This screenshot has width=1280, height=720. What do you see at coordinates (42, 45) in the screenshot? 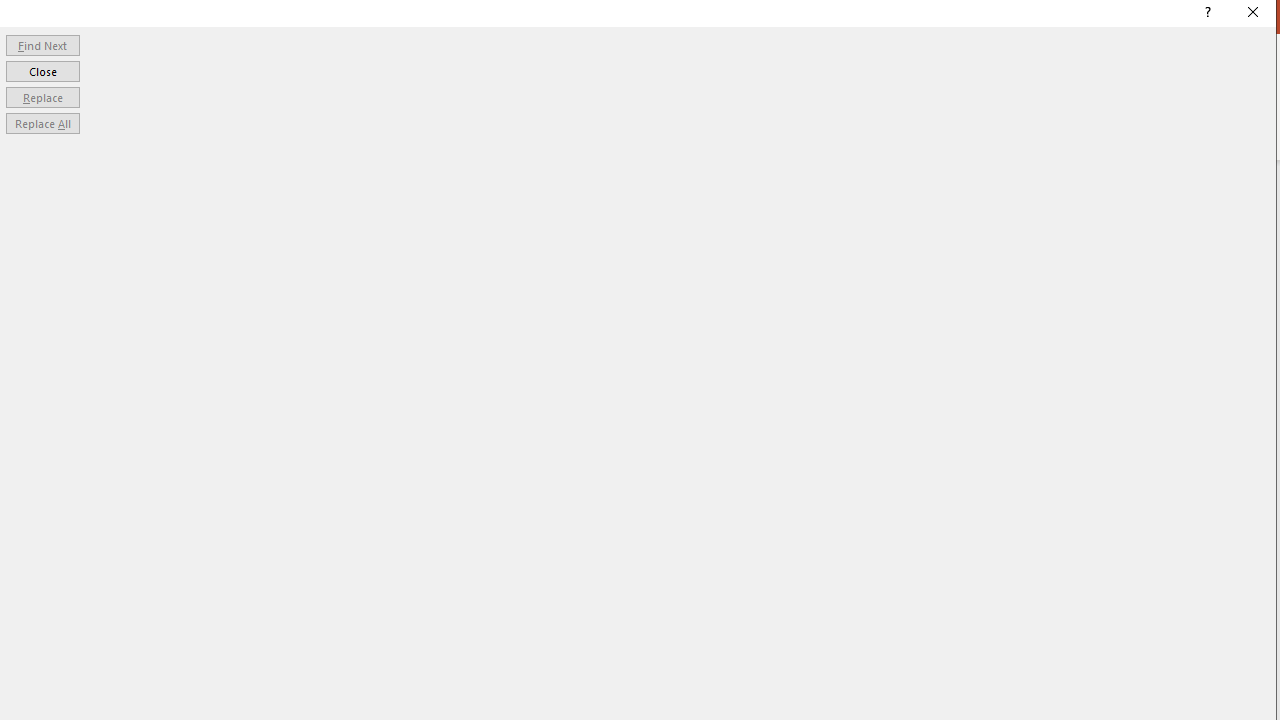
I see `'Find Next'` at bounding box center [42, 45].